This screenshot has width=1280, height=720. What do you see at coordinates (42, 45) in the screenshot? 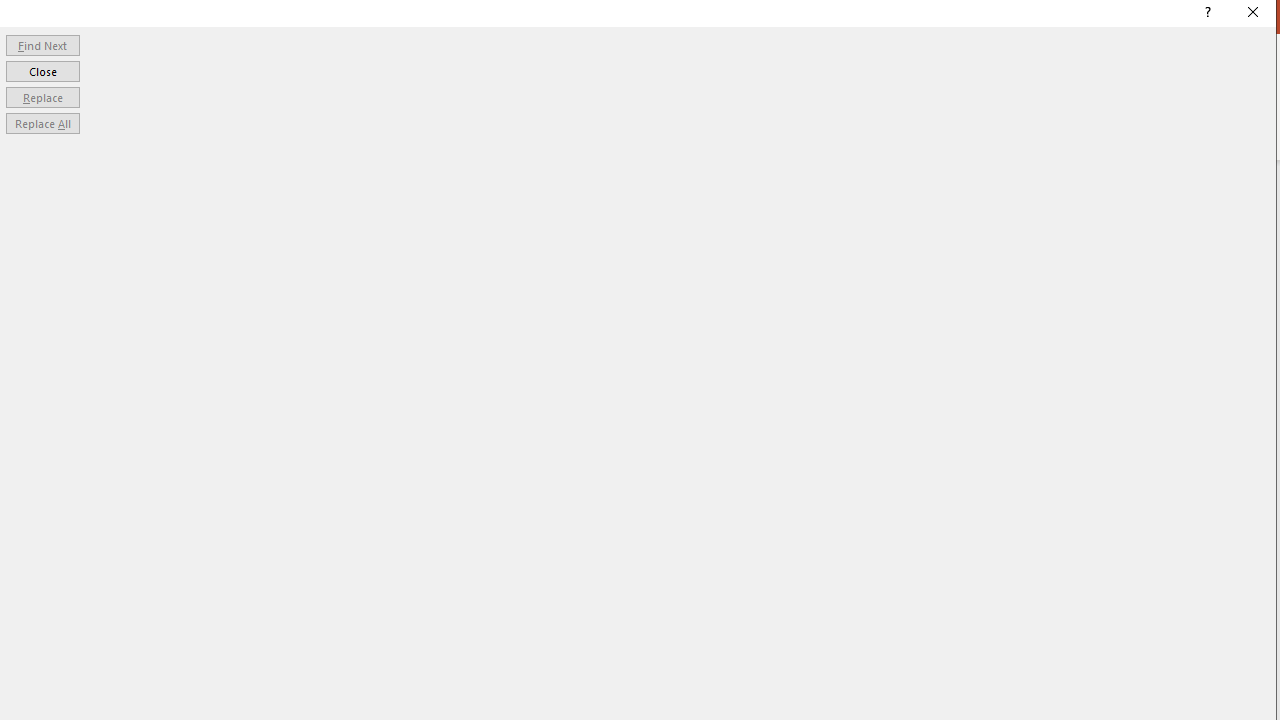
I see `'Find Next'` at bounding box center [42, 45].